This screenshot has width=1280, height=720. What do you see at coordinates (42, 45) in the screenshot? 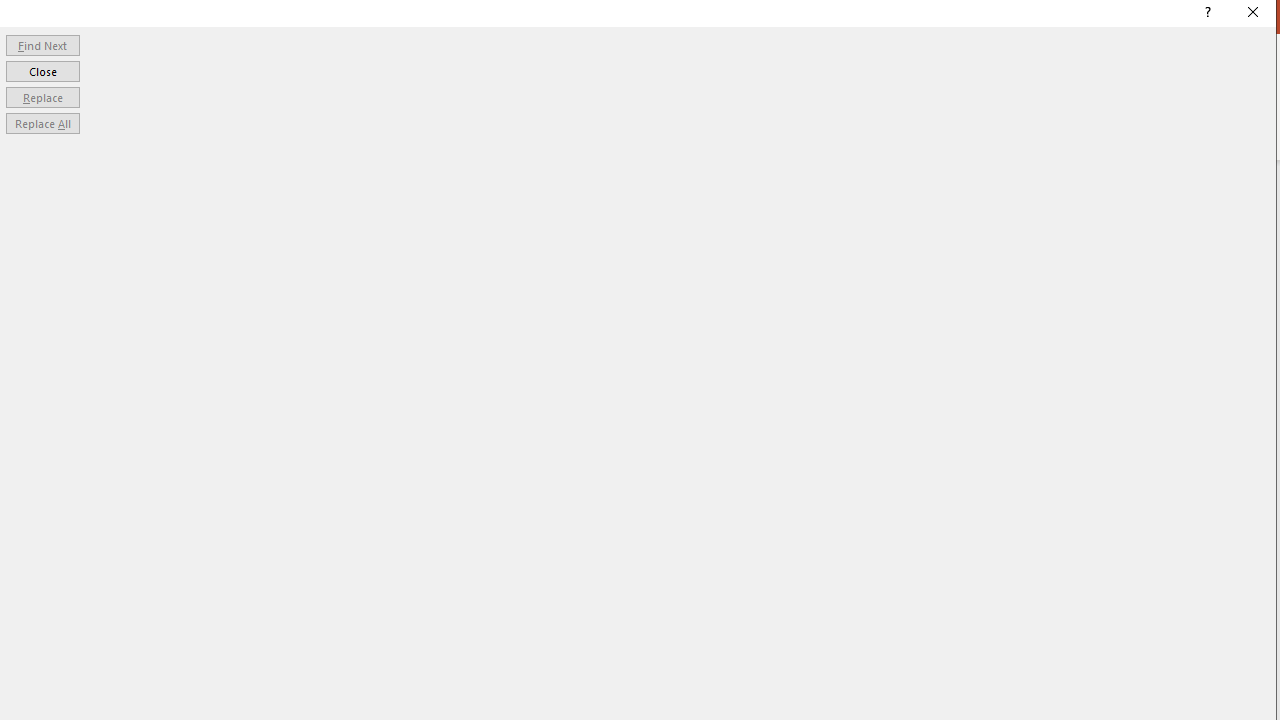
I see `'Find Next'` at bounding box center [42, 45].